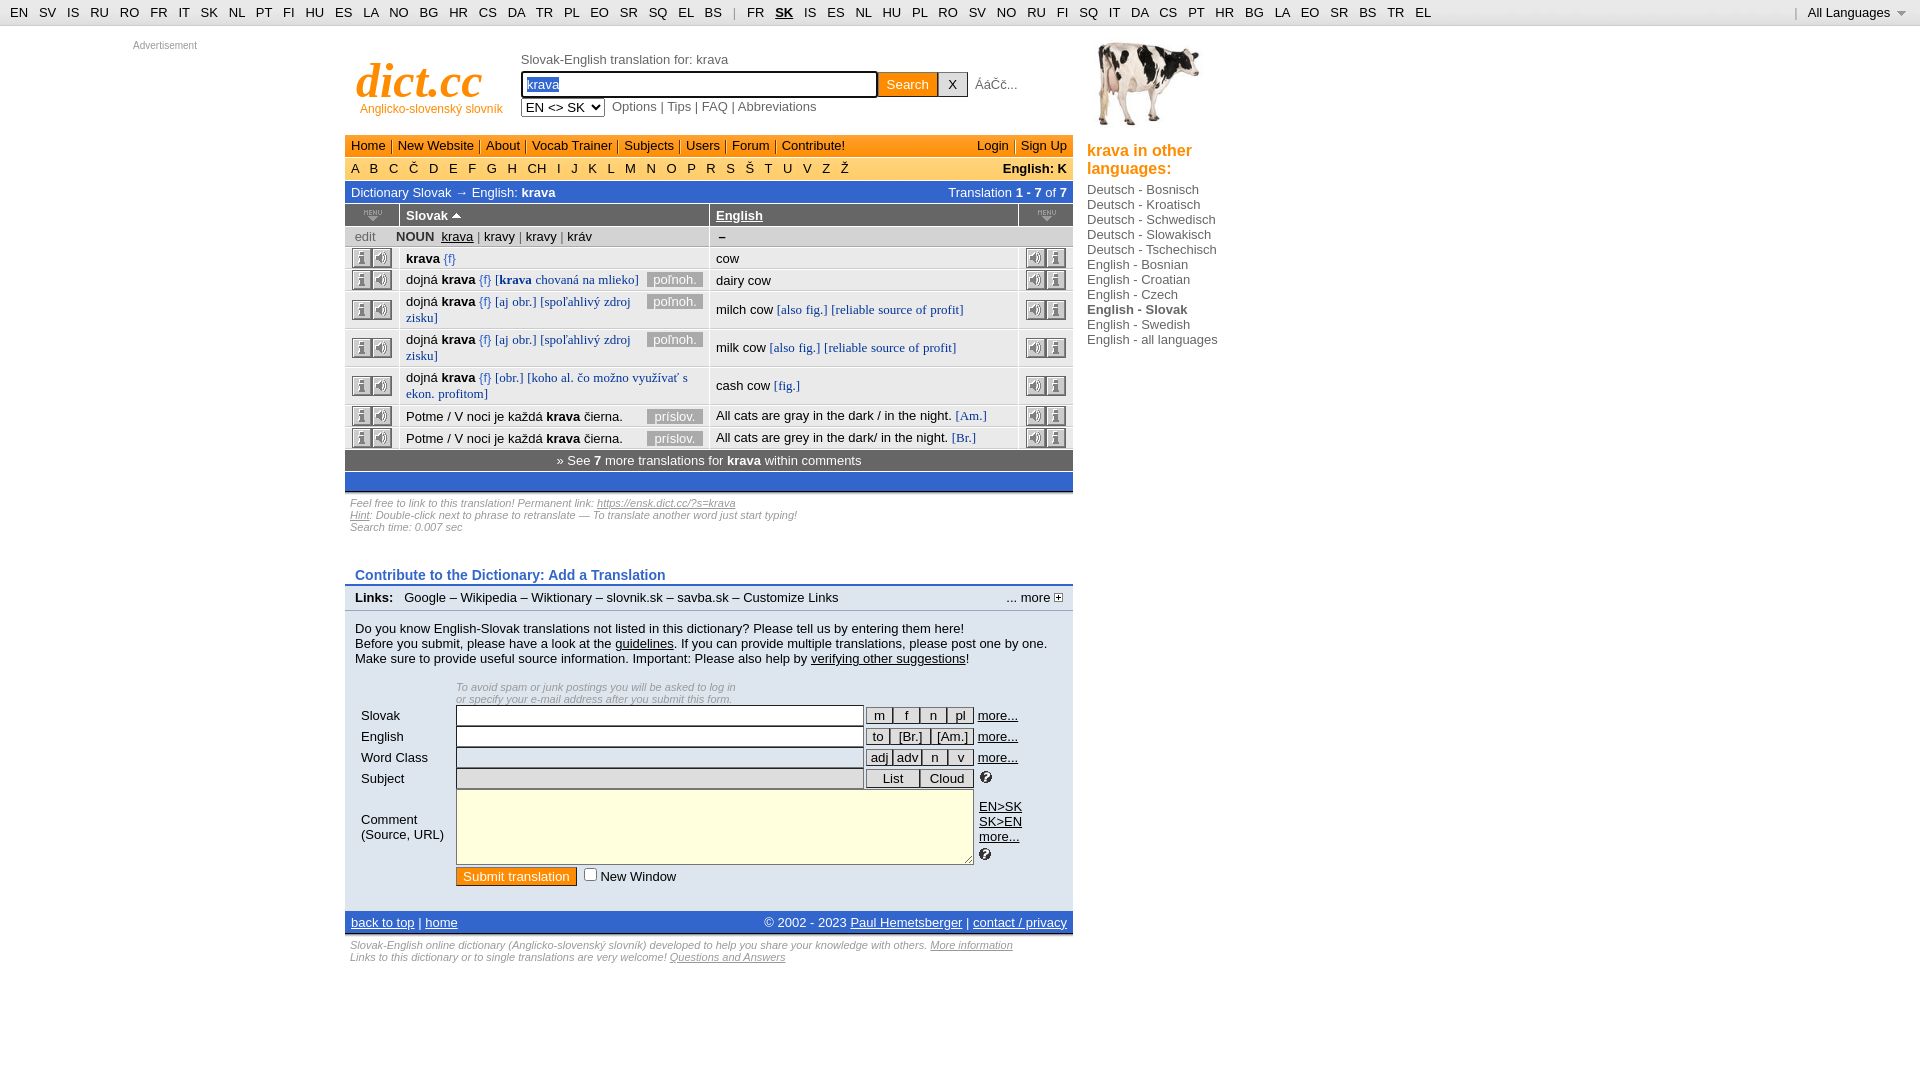 The image size is (1920, 1080). Describe the element at coordinates (418, 79) in the screenshot. I see `'dict.cc'` at that location.